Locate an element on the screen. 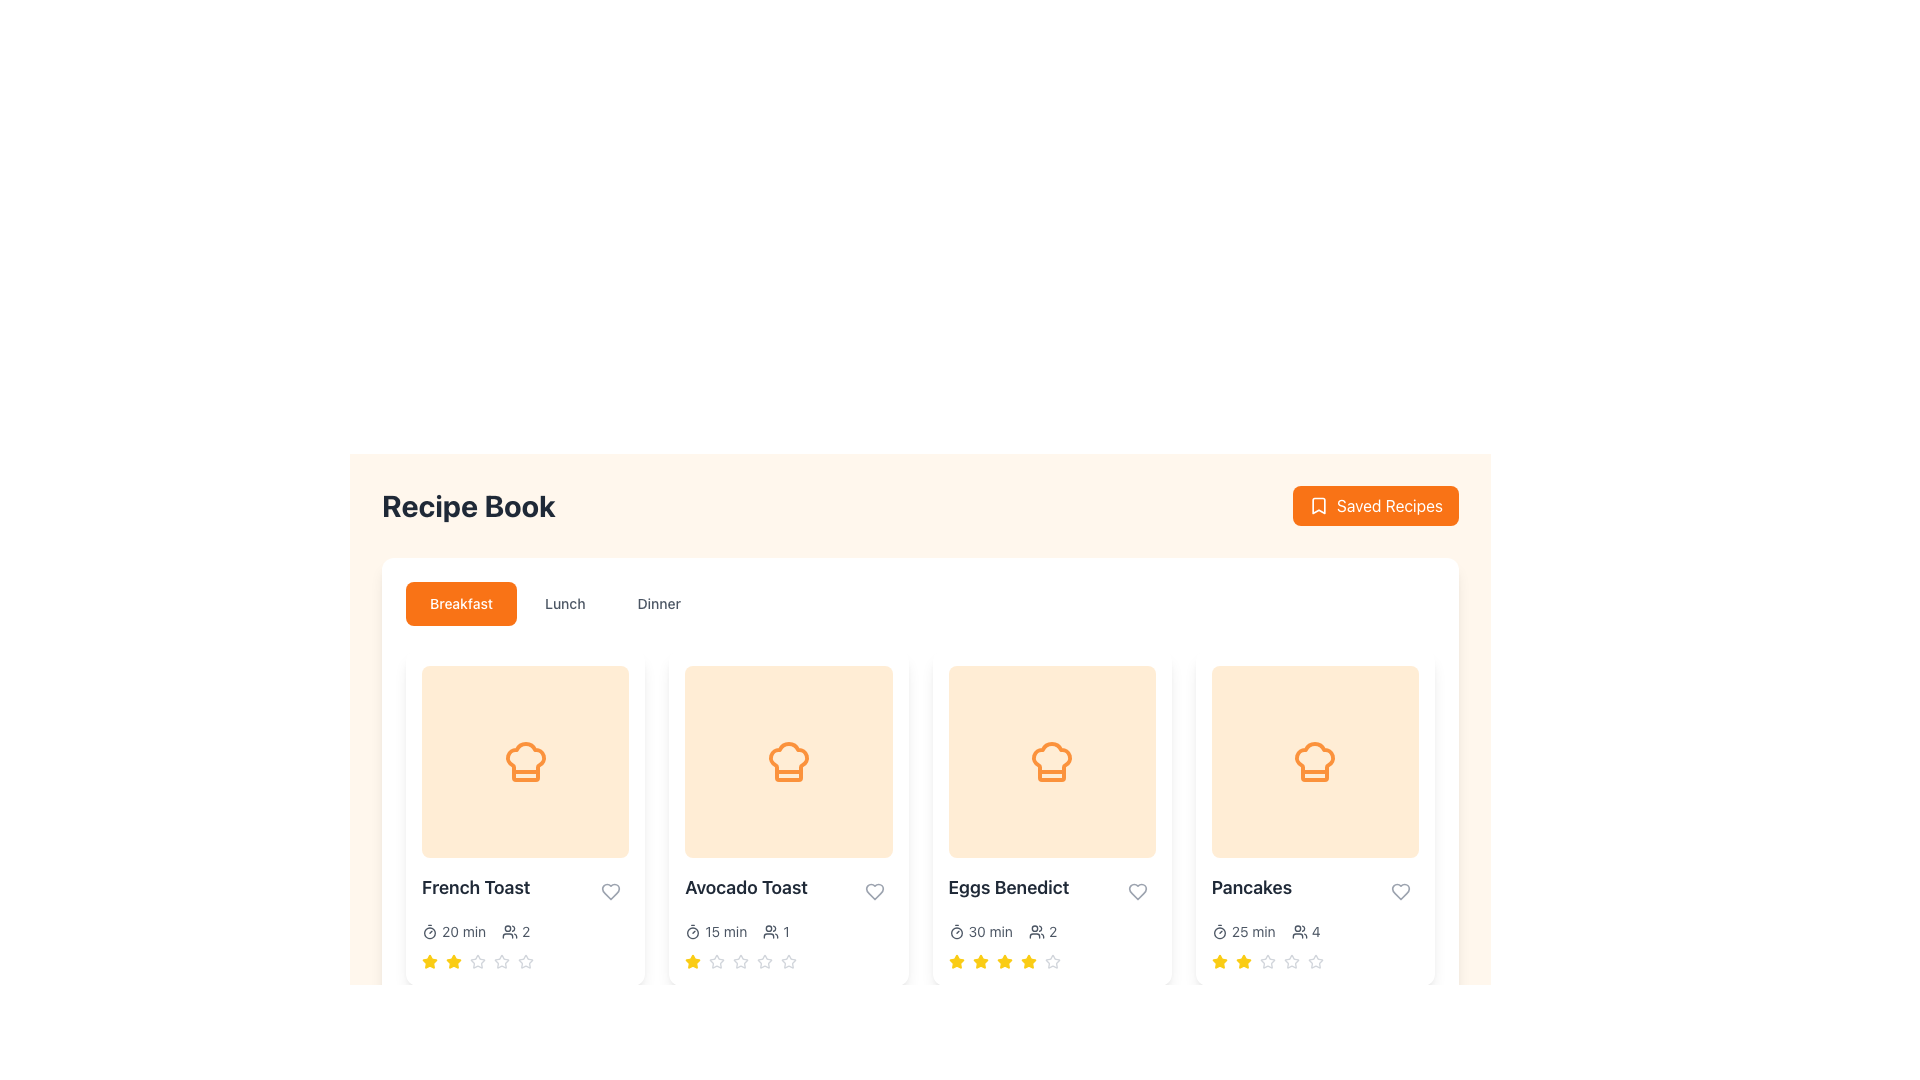  the heart-shaped icon with a gray outline located in the bottom-right corner of the 'French Toast' recipe card to mark the recipe as a favorite is located at coordinates (610, 890).